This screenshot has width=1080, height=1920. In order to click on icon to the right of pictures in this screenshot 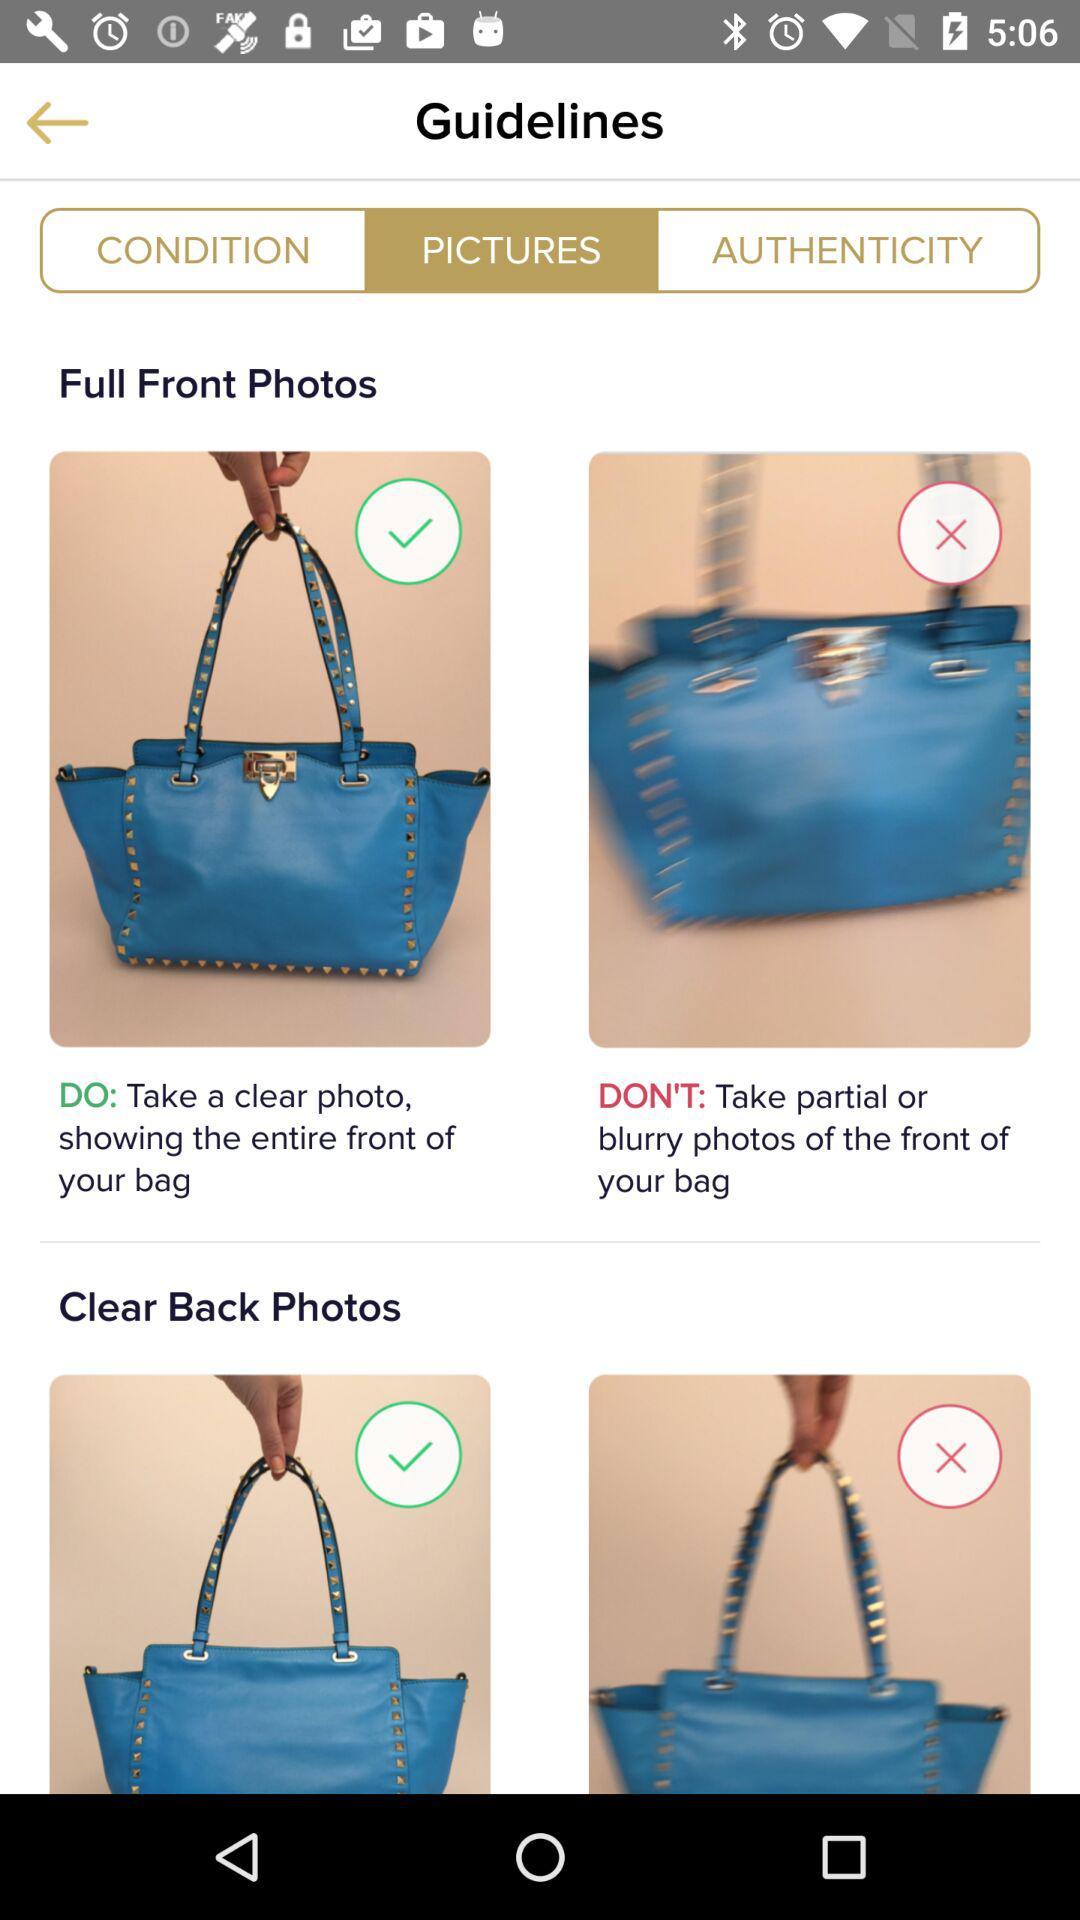, I will do `click(847, 249)`.